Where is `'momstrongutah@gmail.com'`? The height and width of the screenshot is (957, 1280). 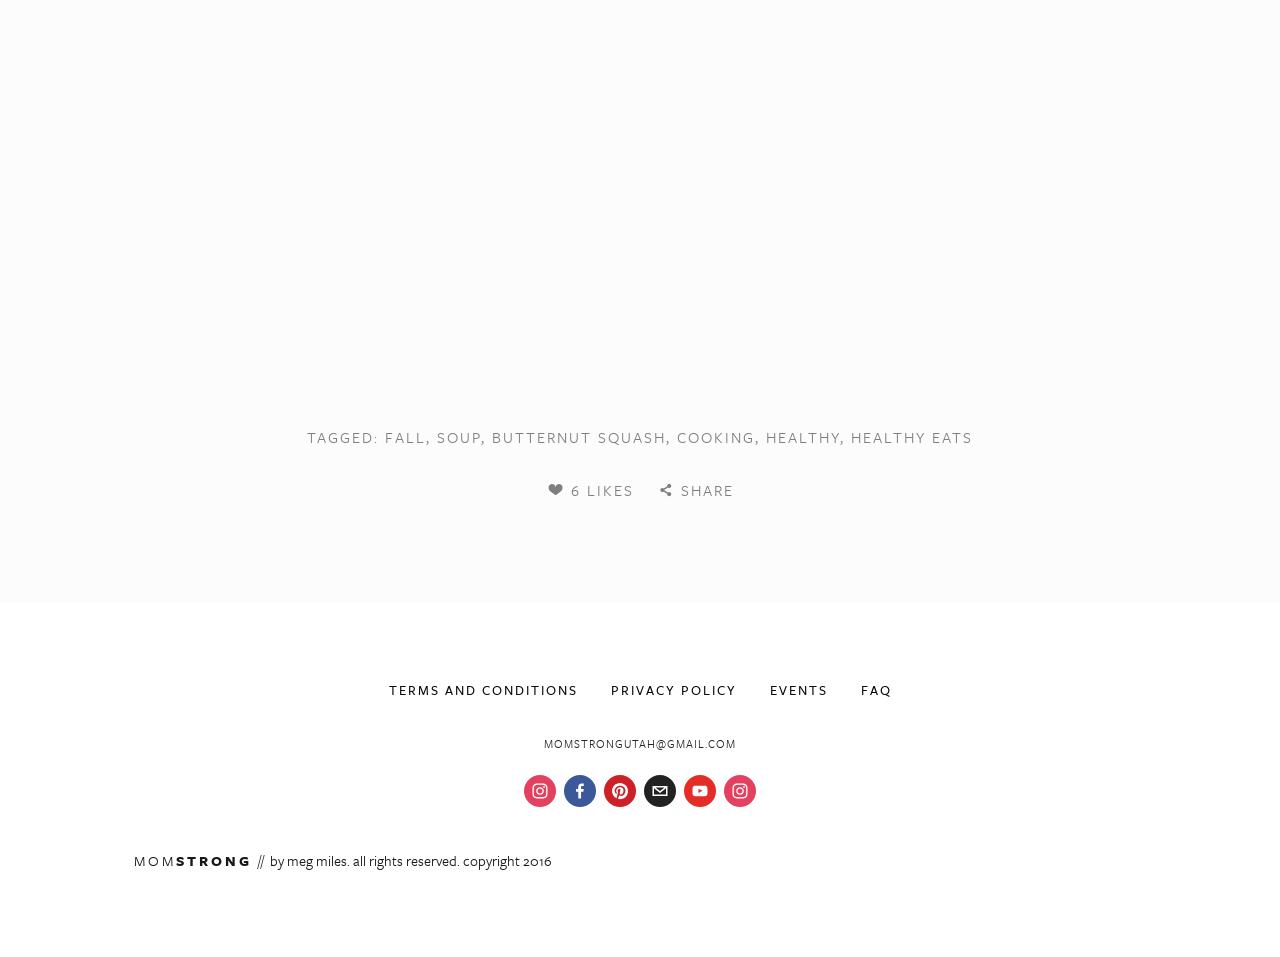 'momstrongutah@gmail.com' is located at coordinates (640, 742).